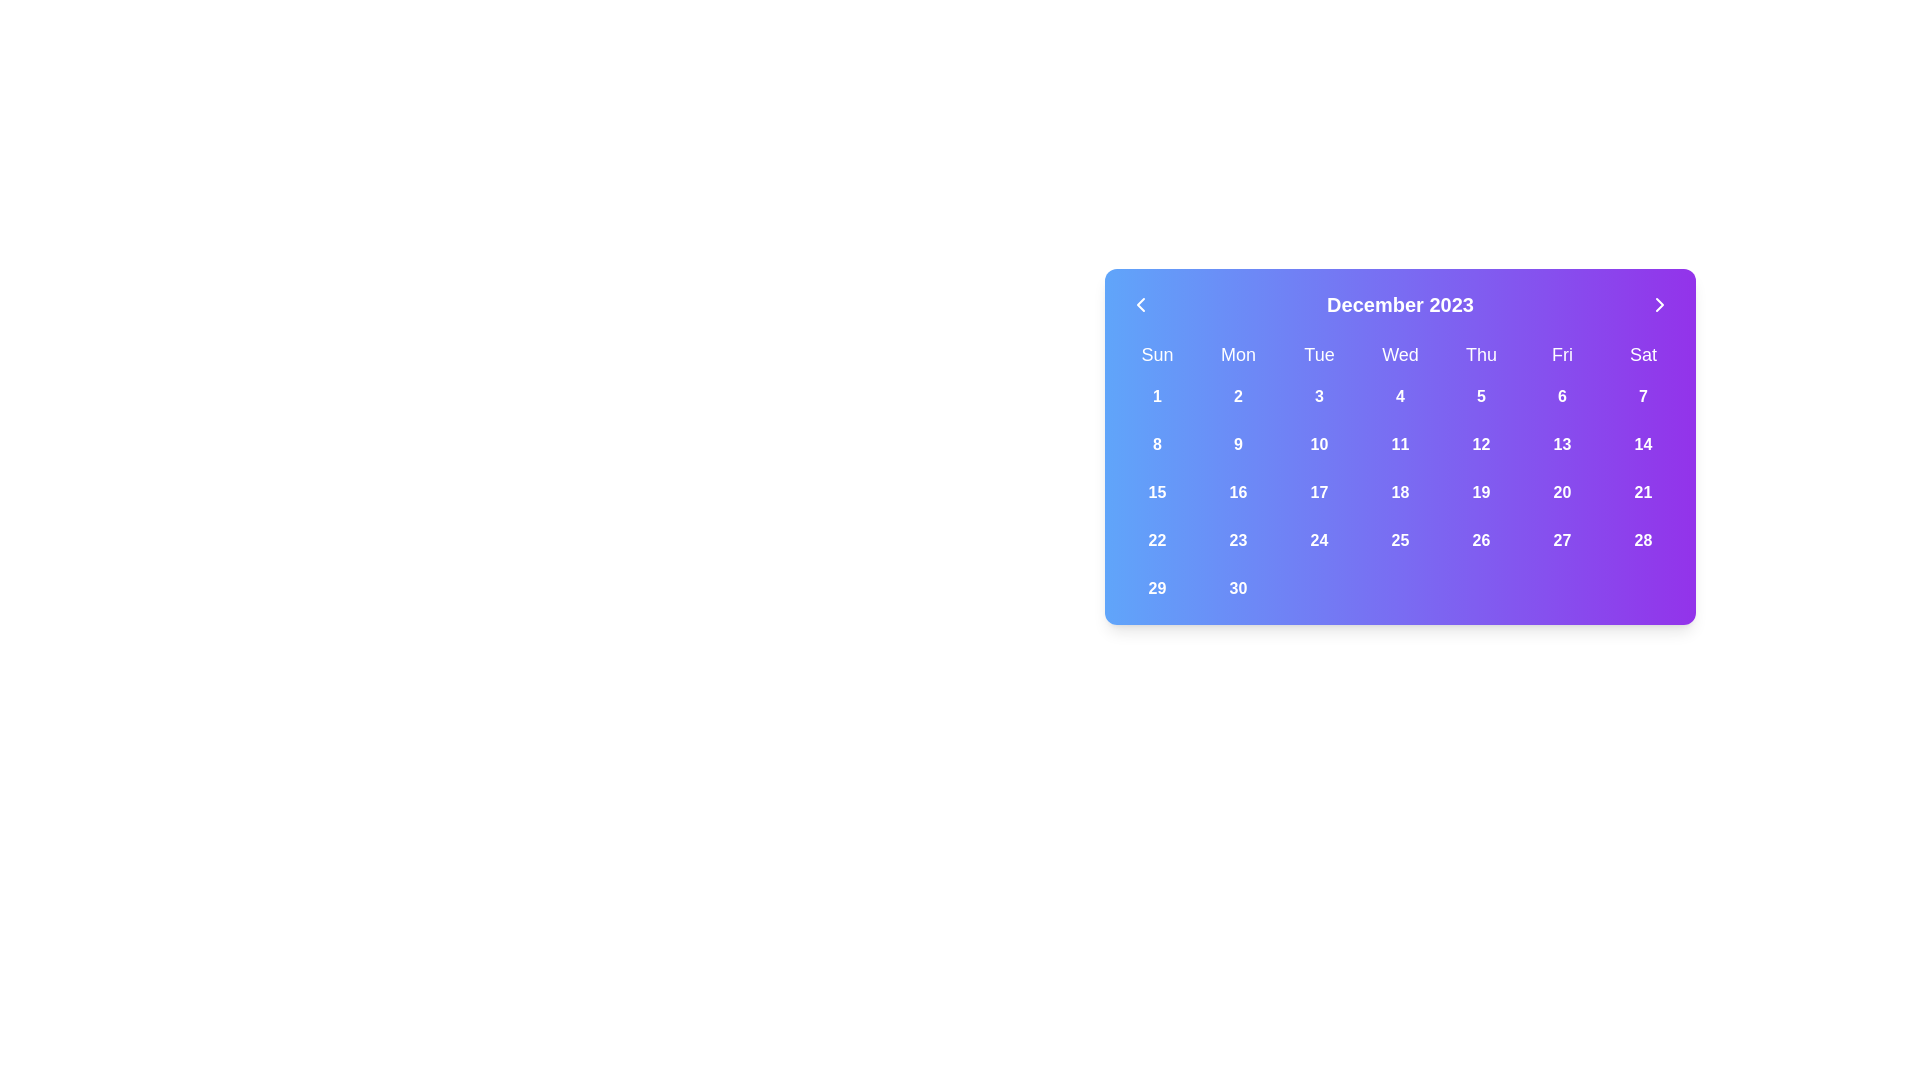  What do you see at coordinates (1319, 353) in the screenshot?
I see `the static text label indicating 'Tuesday' in the calendar header, which is positioned between 'Mon' and 'Wed'` at bounding box center [1319, 353].